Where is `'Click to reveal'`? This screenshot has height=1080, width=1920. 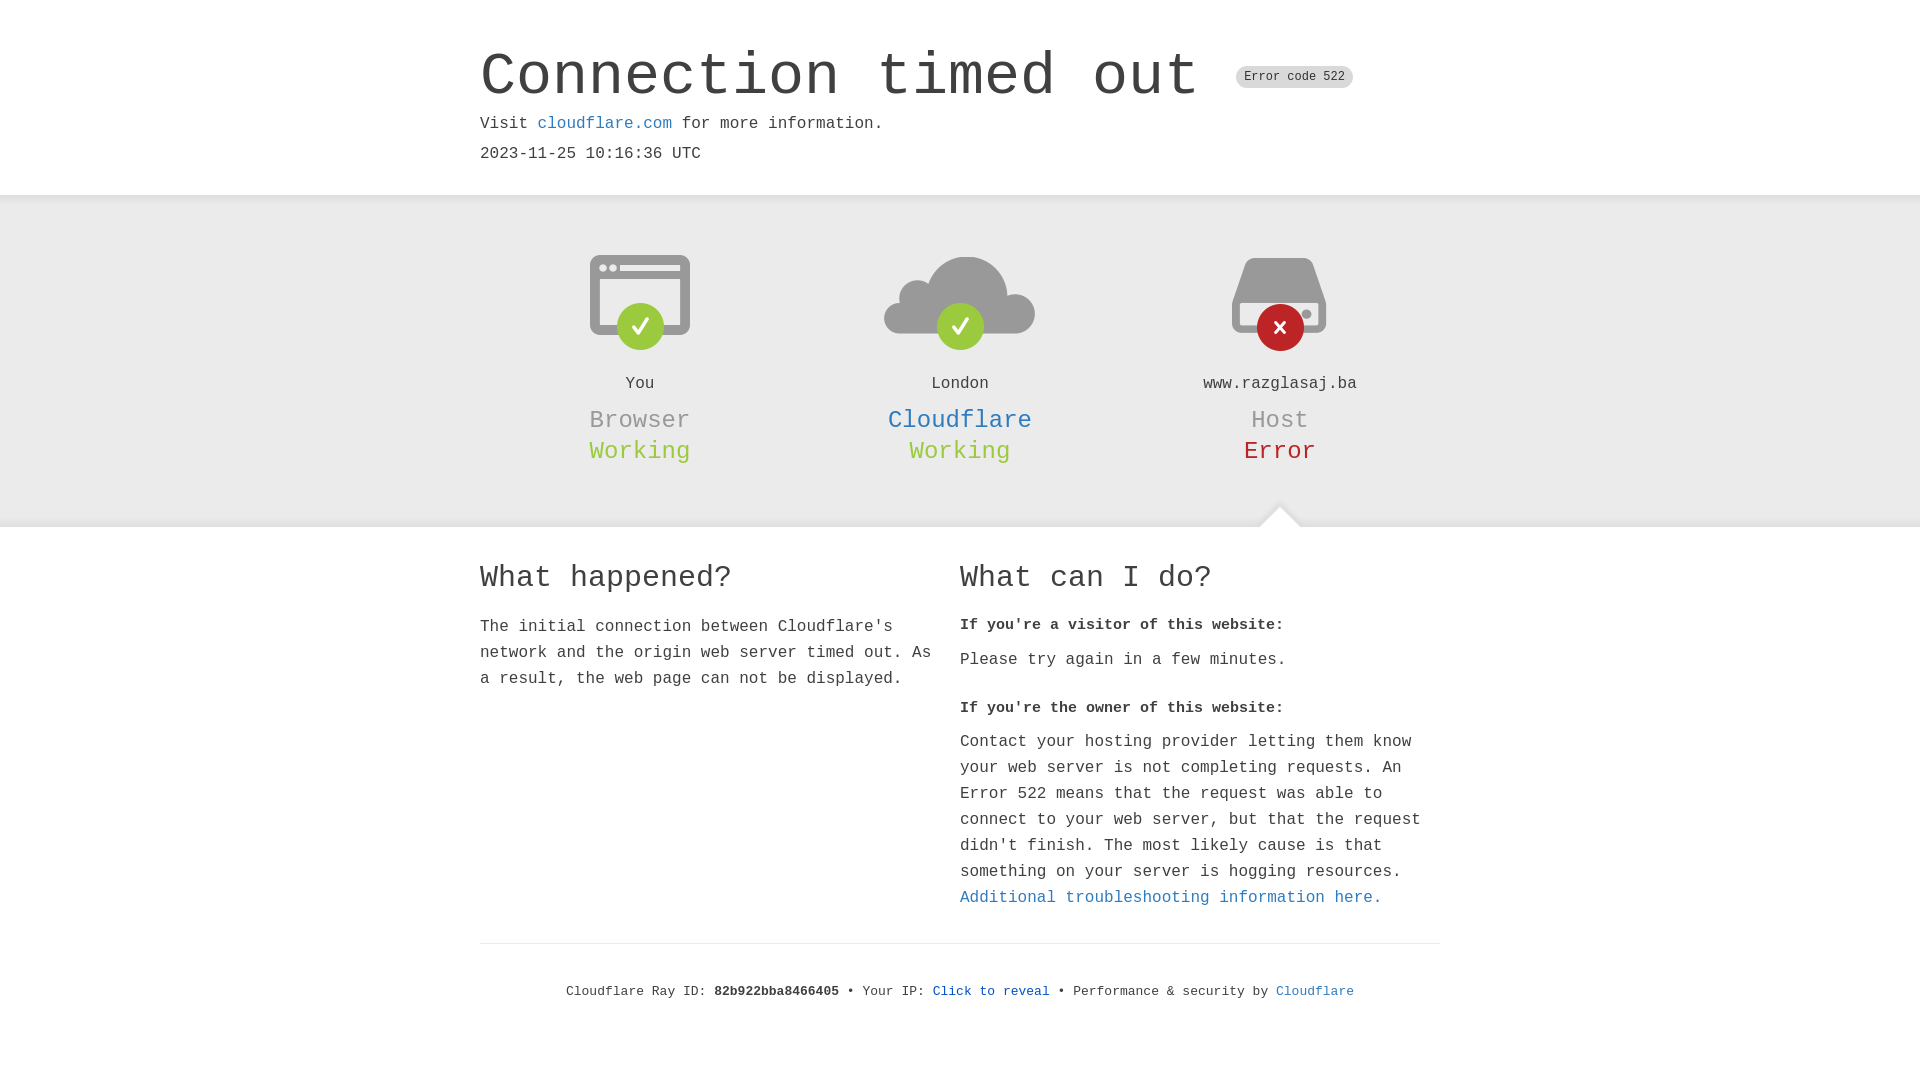 'Click to reveal' is located at coordinates (991, 991).